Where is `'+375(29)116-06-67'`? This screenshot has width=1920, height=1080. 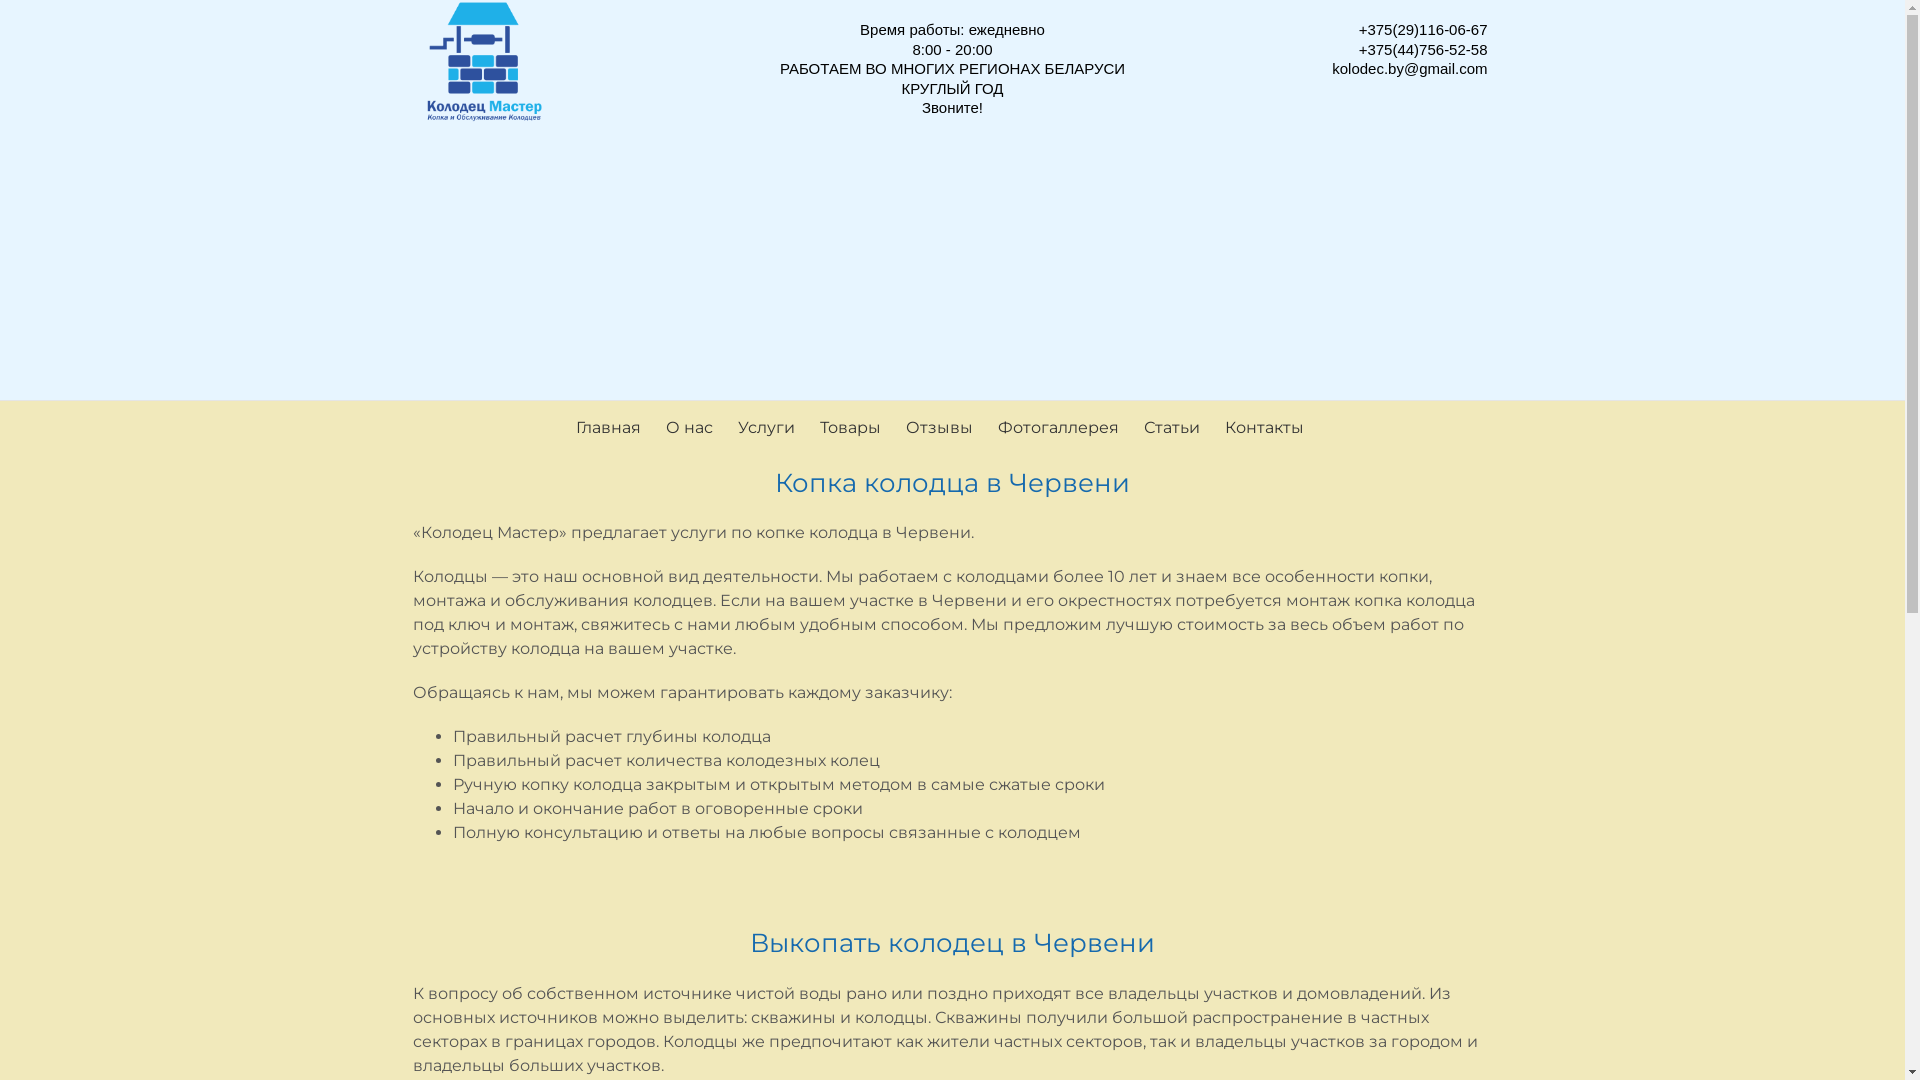 '+375(29)116-06-67' is located at coordinates (1422, 29).